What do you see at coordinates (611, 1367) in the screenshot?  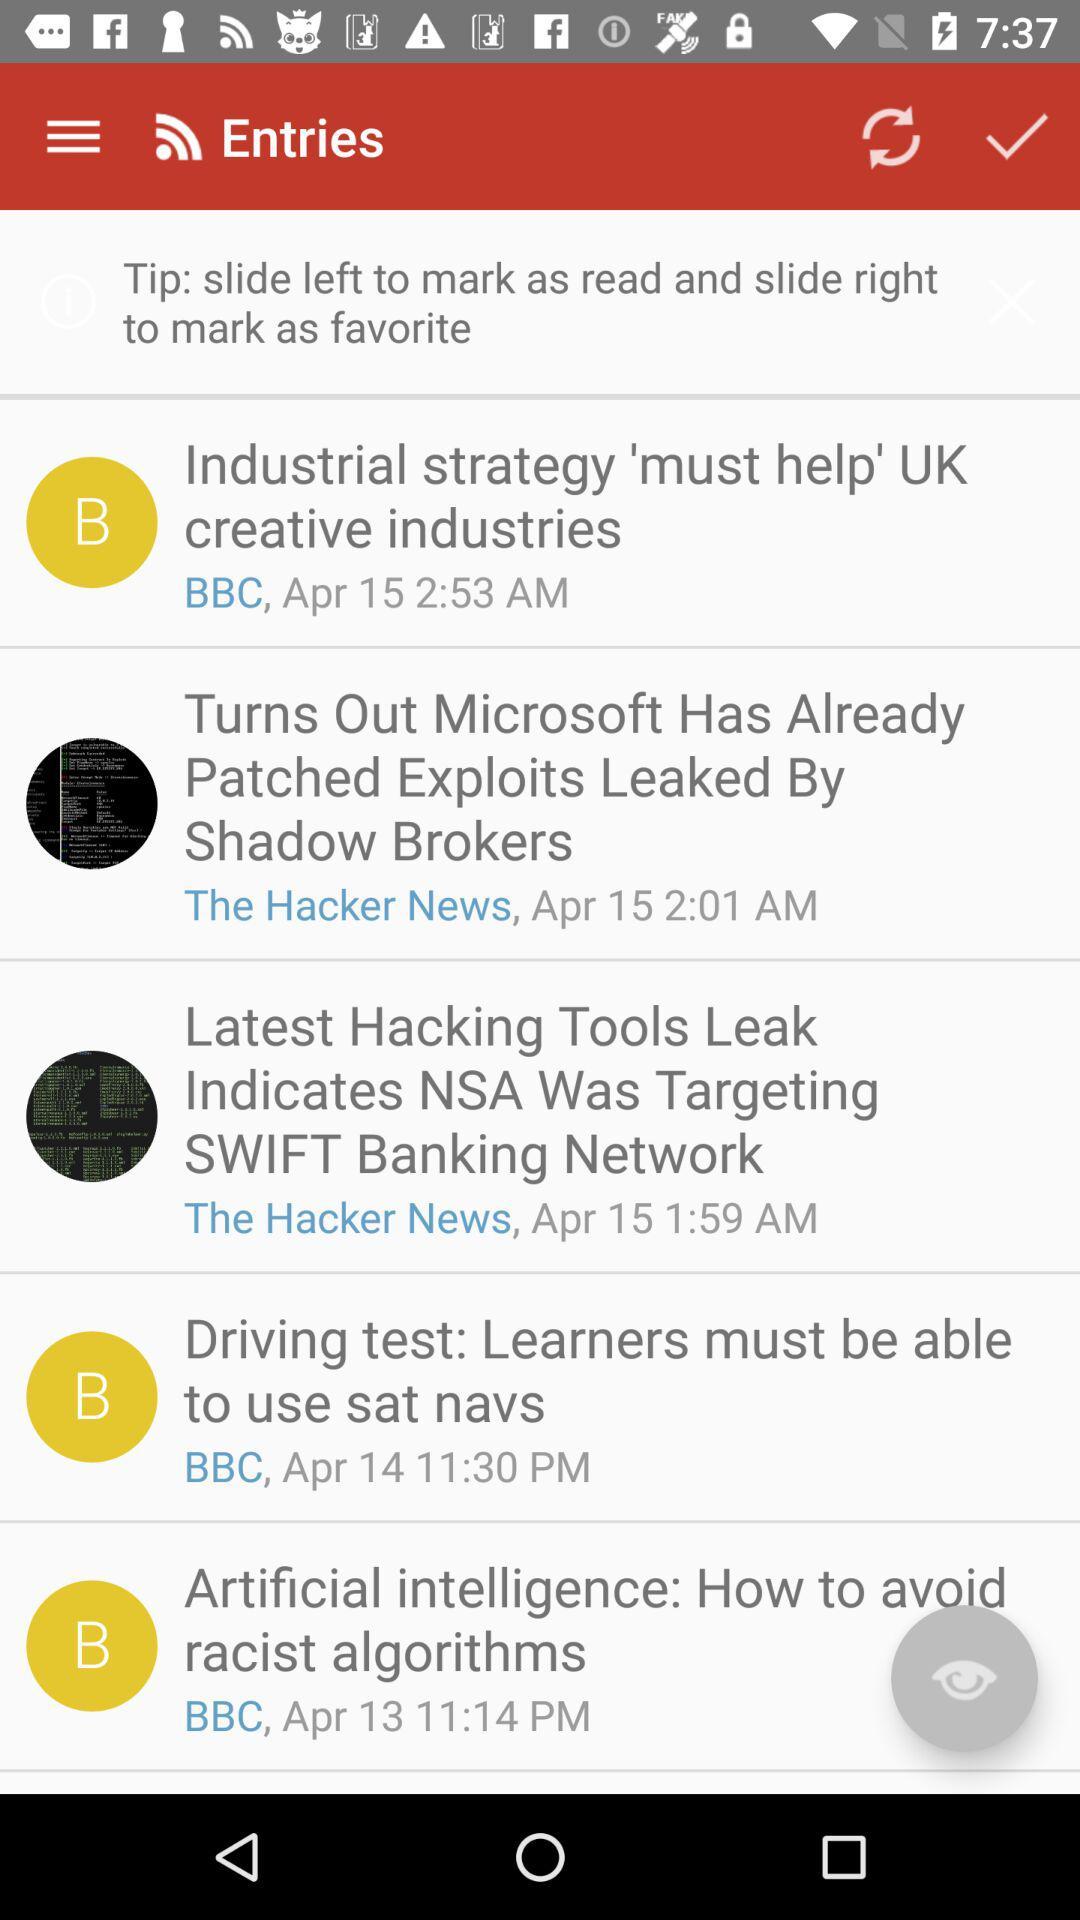 I see `the app below the hacker news` at bounding box center [611, 1367].